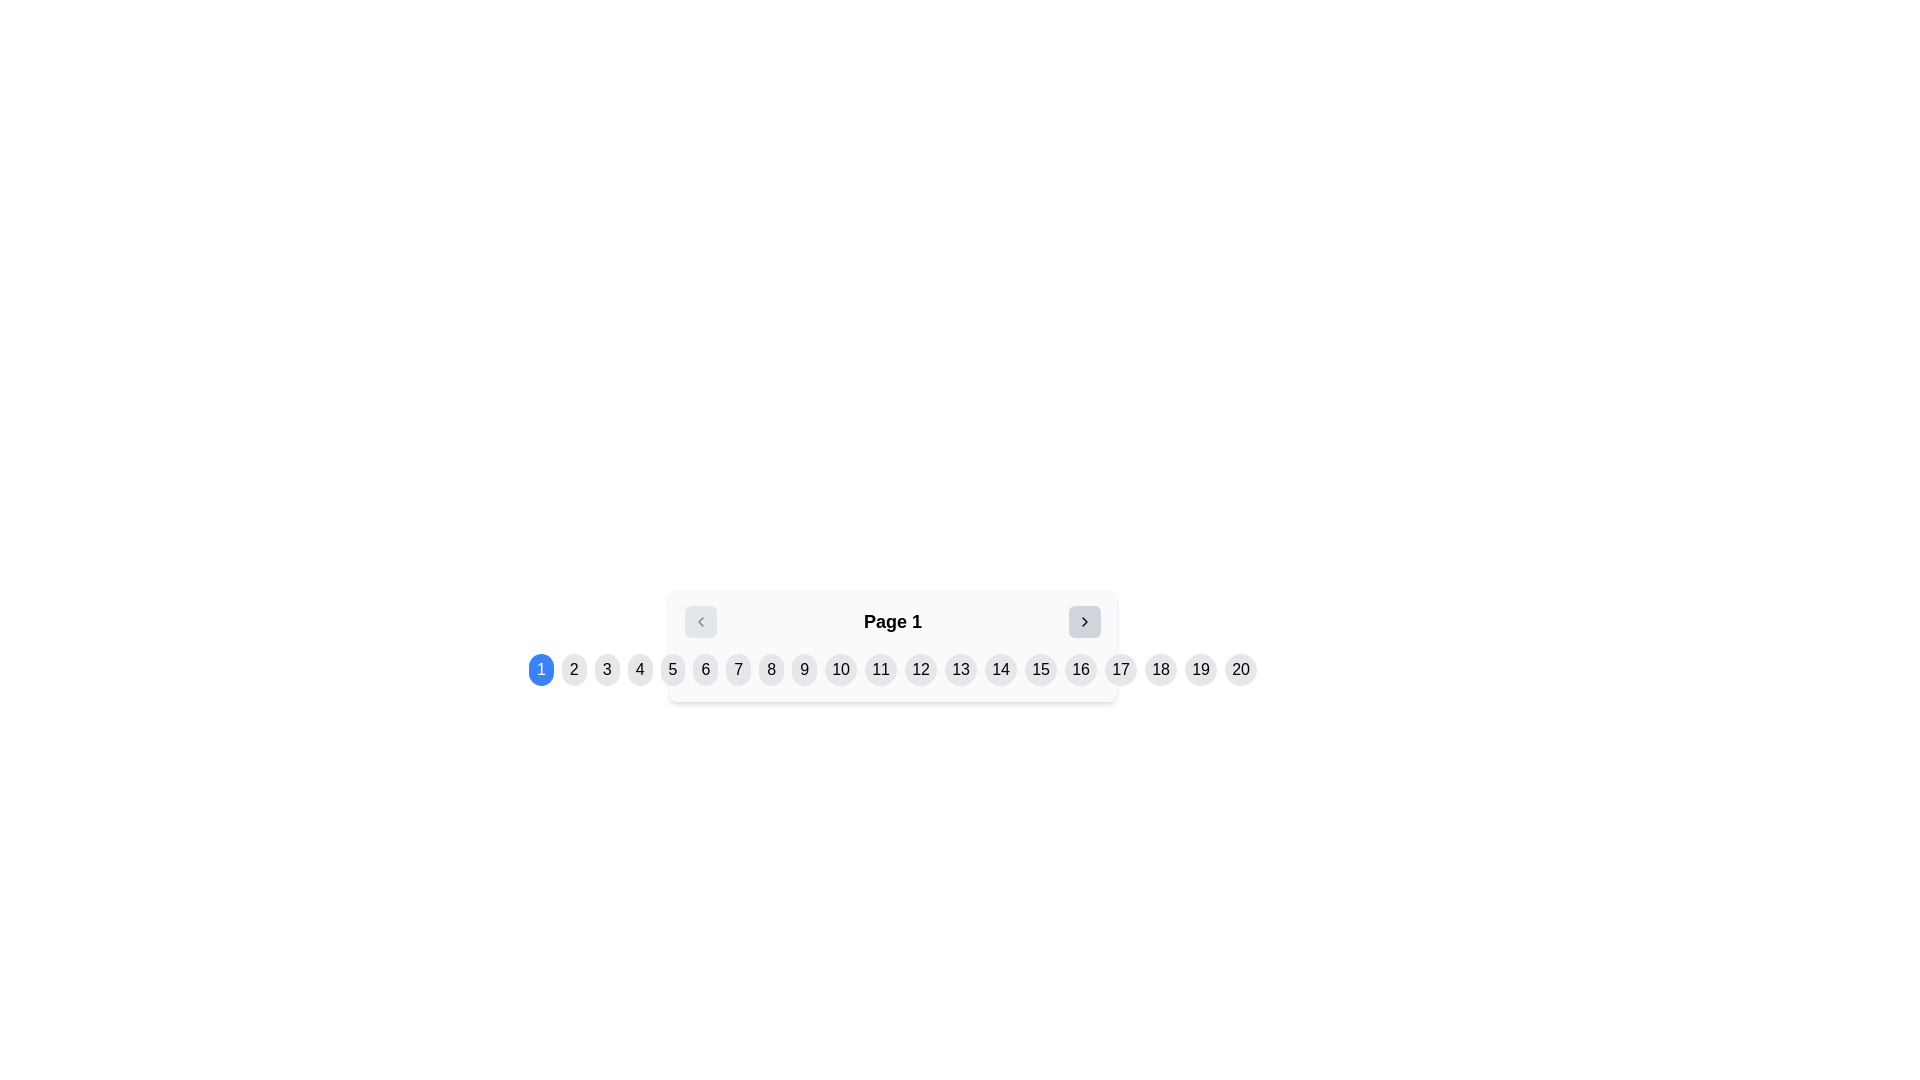 The height and width of the screenshot is (1080, 1920). Describe the element at coordinates (573, 670) in the screenshot. I see `the second navigation button, which is located to the immediate right of the button labeled '1'` at that location.